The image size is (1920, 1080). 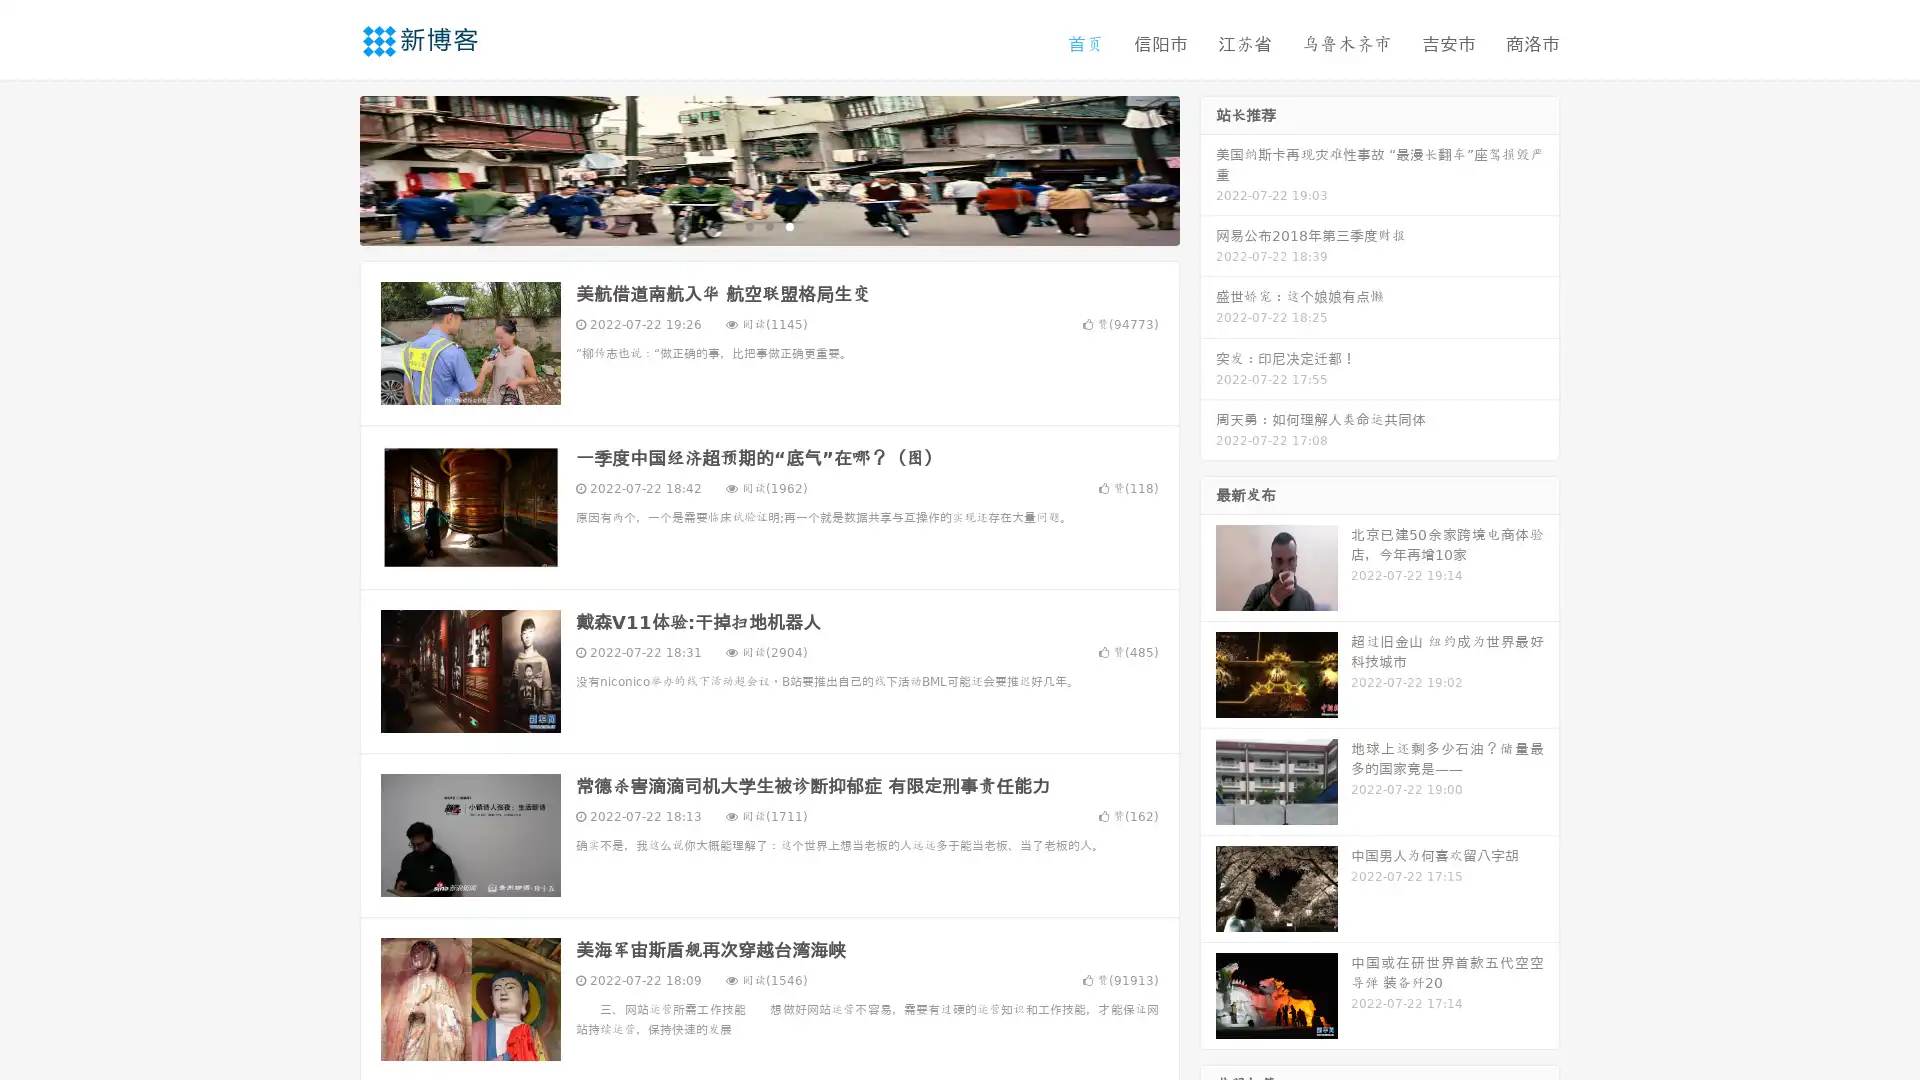 I want to click on Previous slide, so click(x=330, y=168).